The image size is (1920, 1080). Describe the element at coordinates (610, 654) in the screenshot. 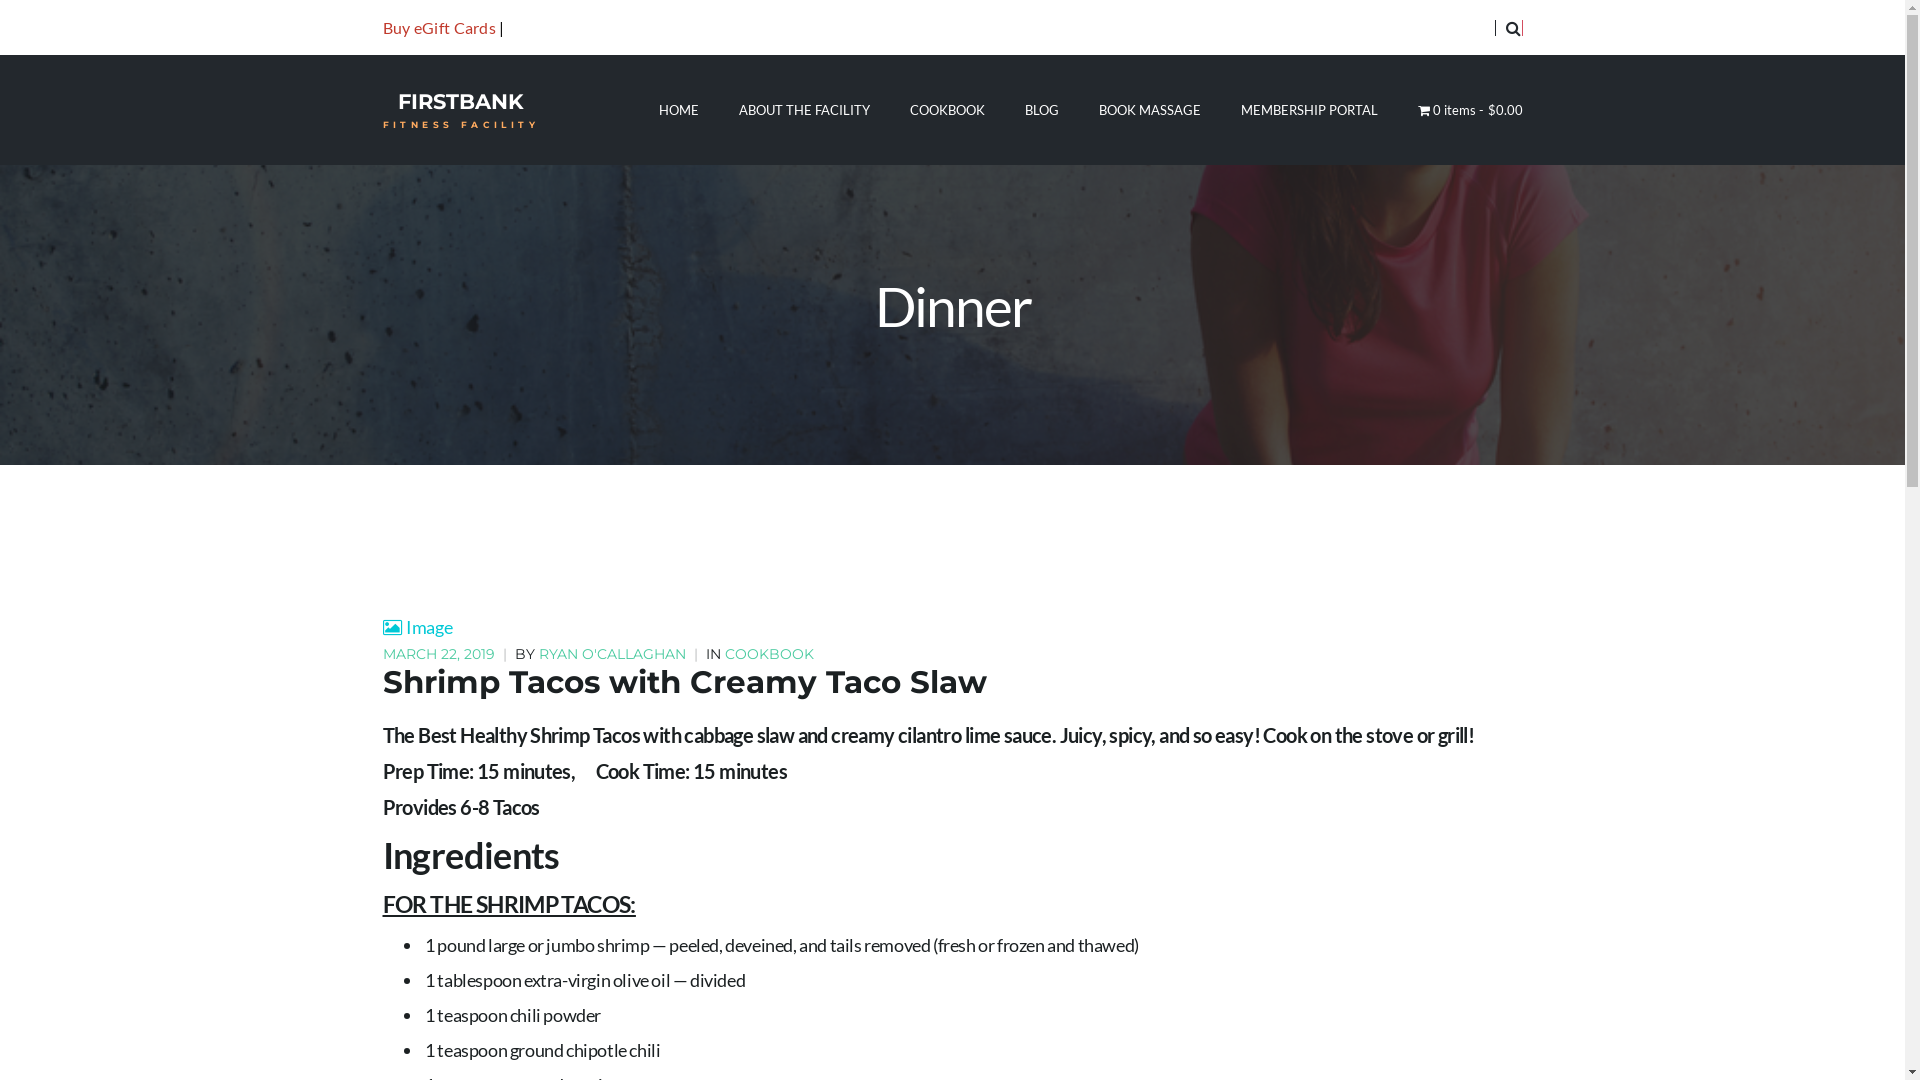

I see `'RYAN O'CALLAGHAN'` at that location.